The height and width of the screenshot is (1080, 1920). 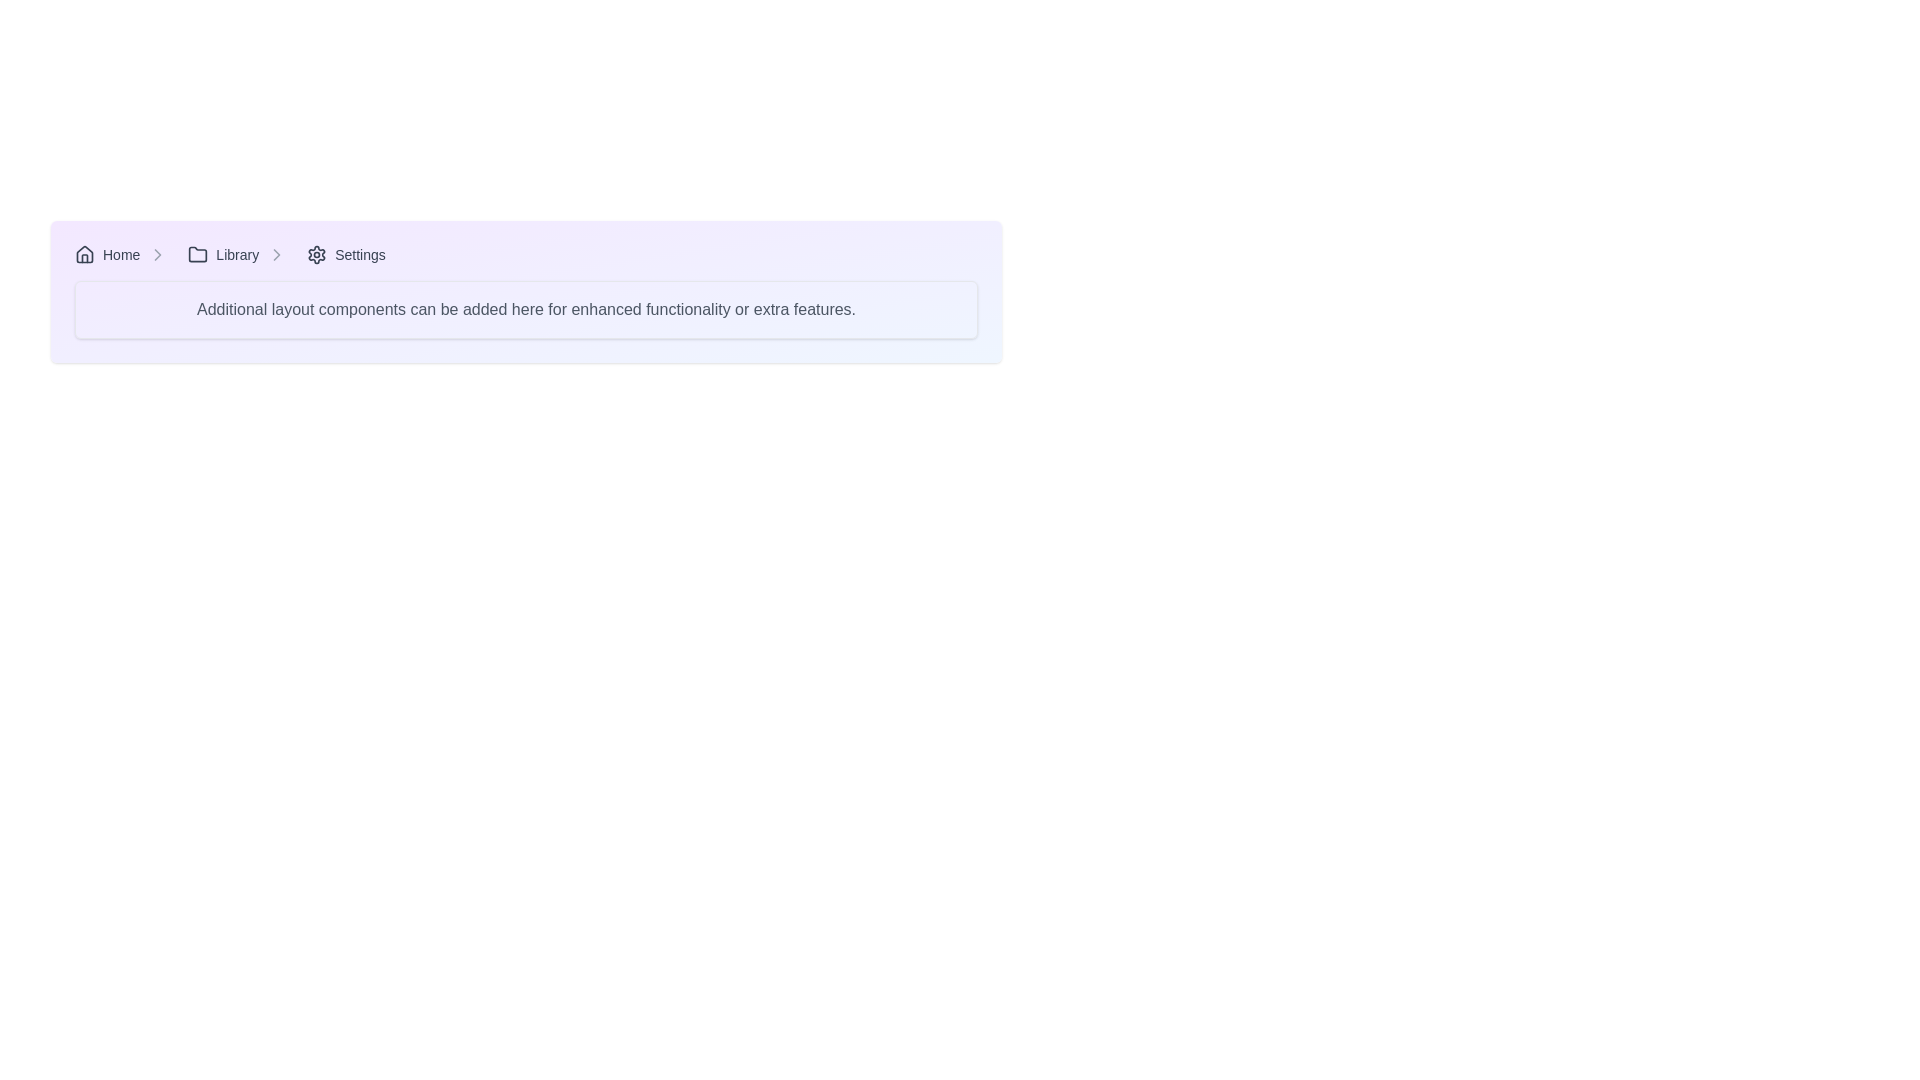 I want to click on the breadcrumb navigation item labeled 'Home', so click(x=124, y=253).